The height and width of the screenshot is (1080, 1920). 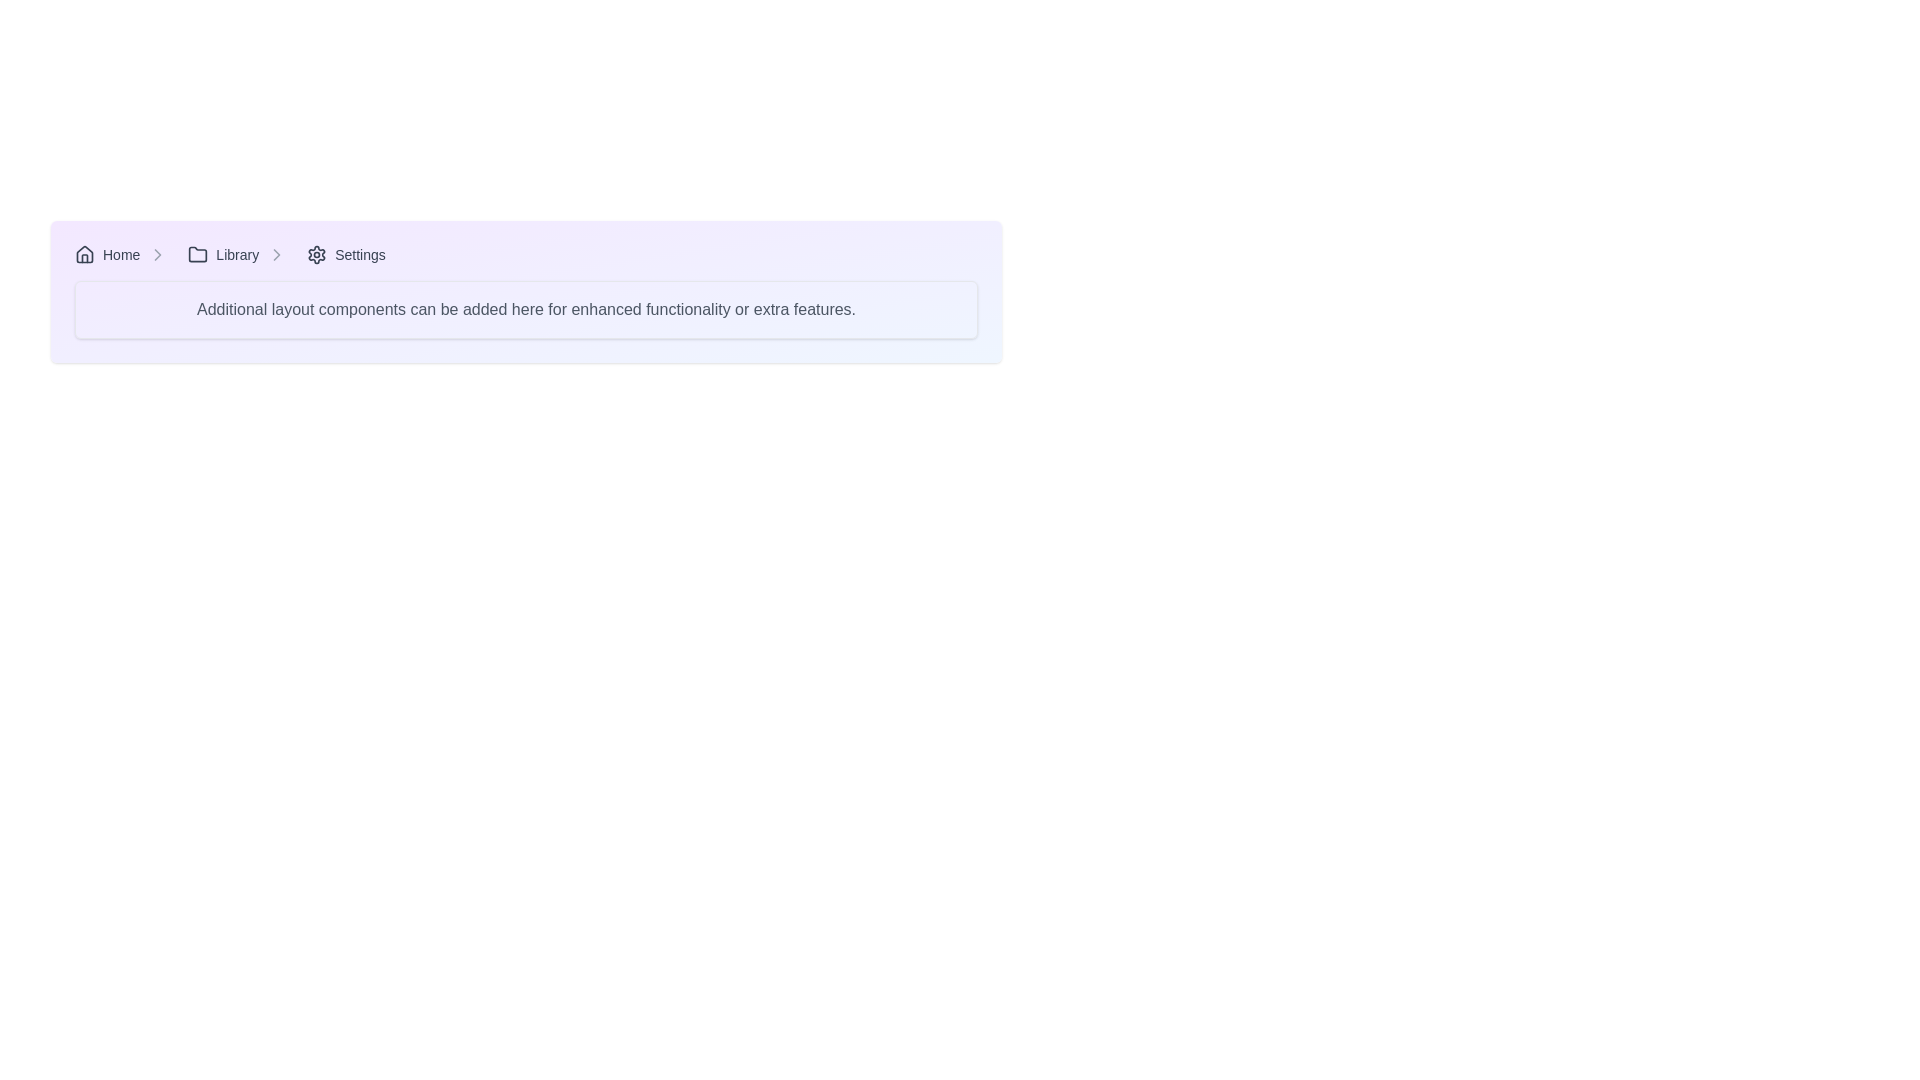 I want to click on the breadcrumb navigation item labeled 'Home', so click(x=124, y=253).